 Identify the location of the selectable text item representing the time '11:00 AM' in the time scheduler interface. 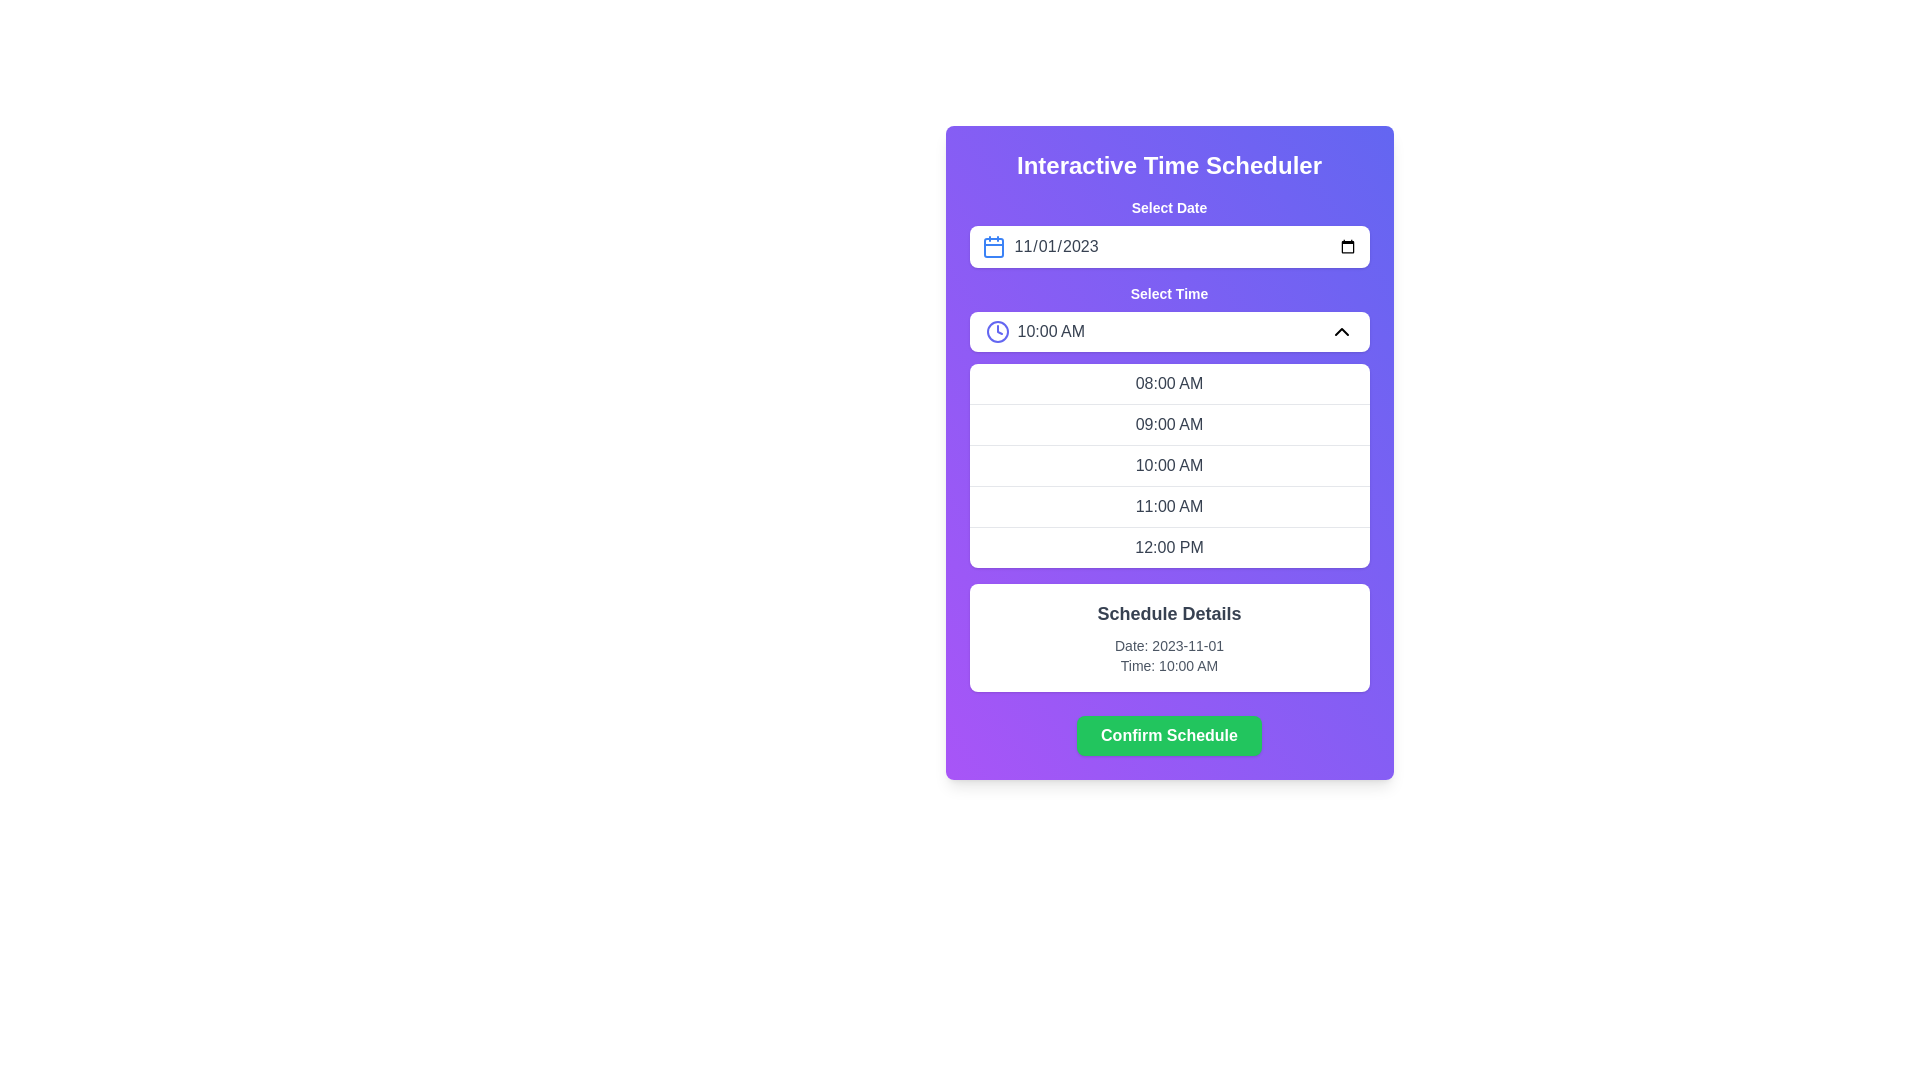
(1169, 505).